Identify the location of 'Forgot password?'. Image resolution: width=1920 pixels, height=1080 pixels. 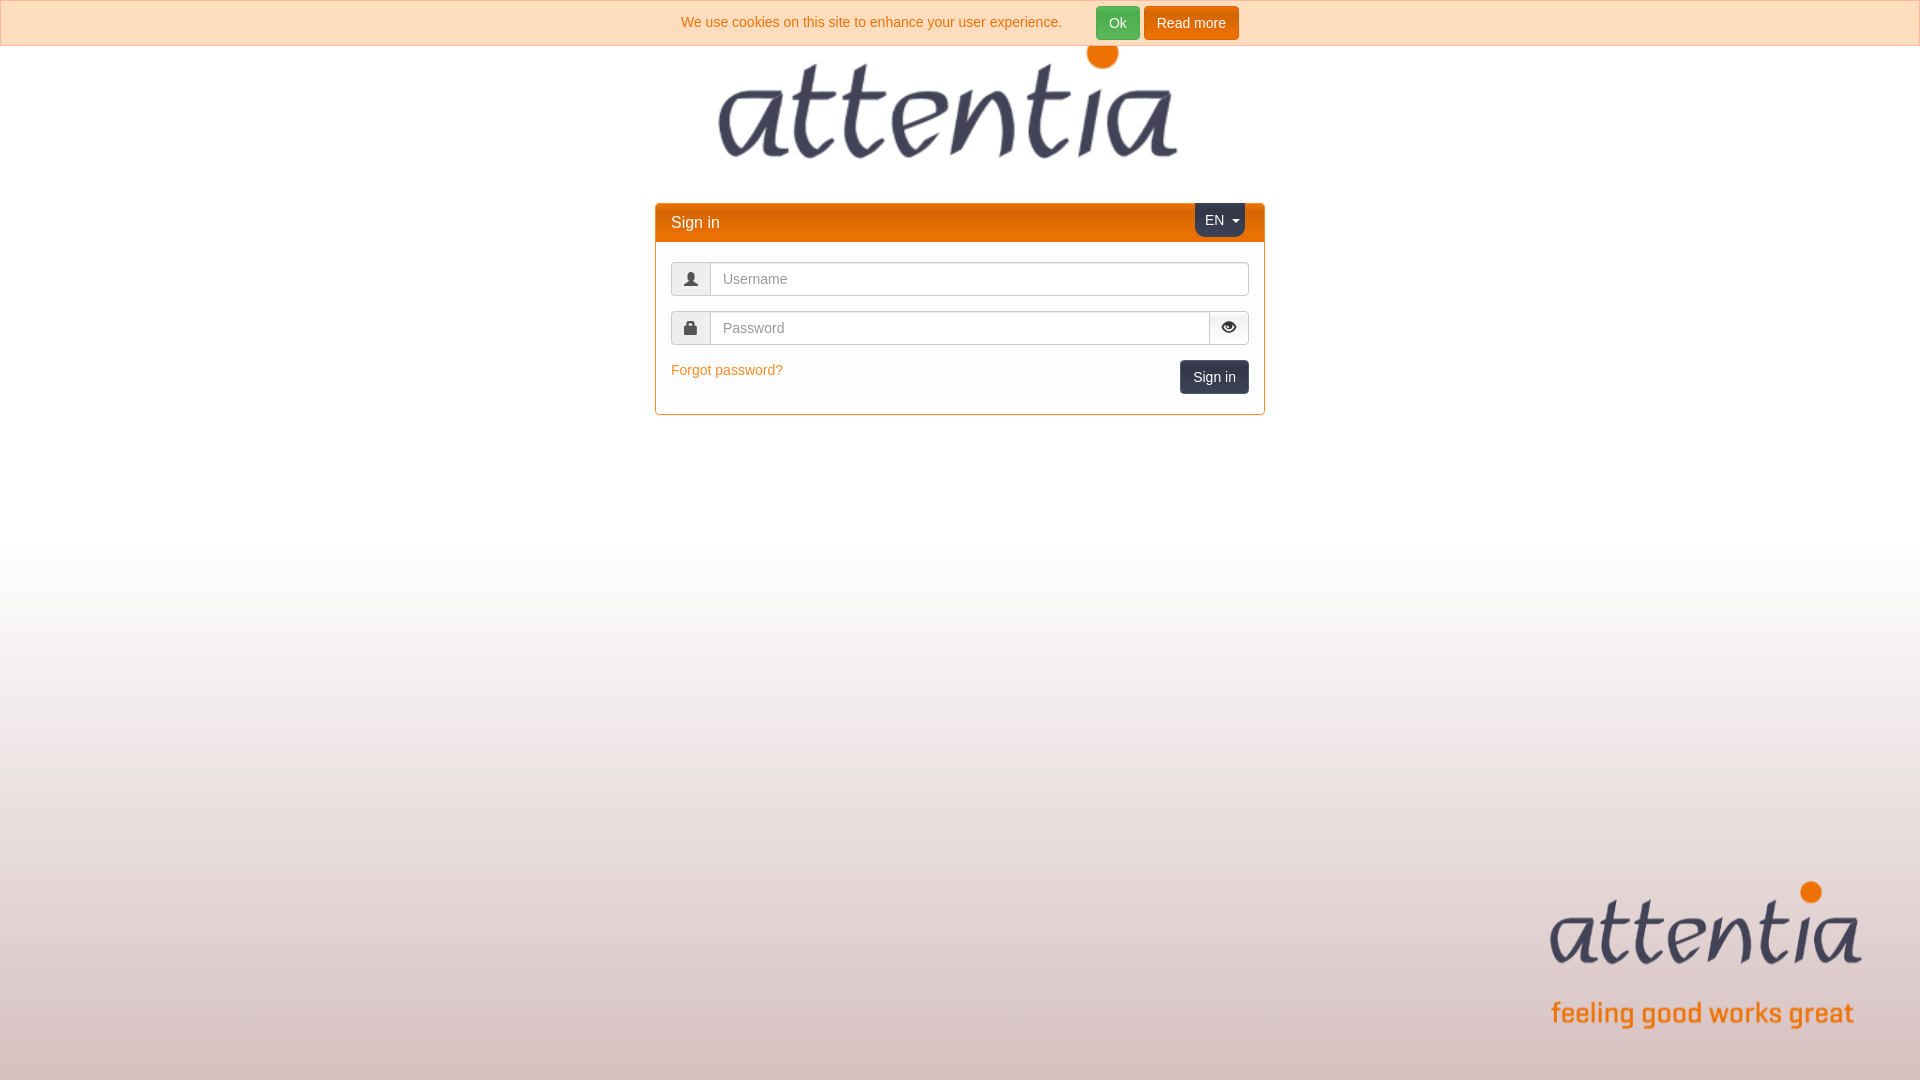
(725, 370).